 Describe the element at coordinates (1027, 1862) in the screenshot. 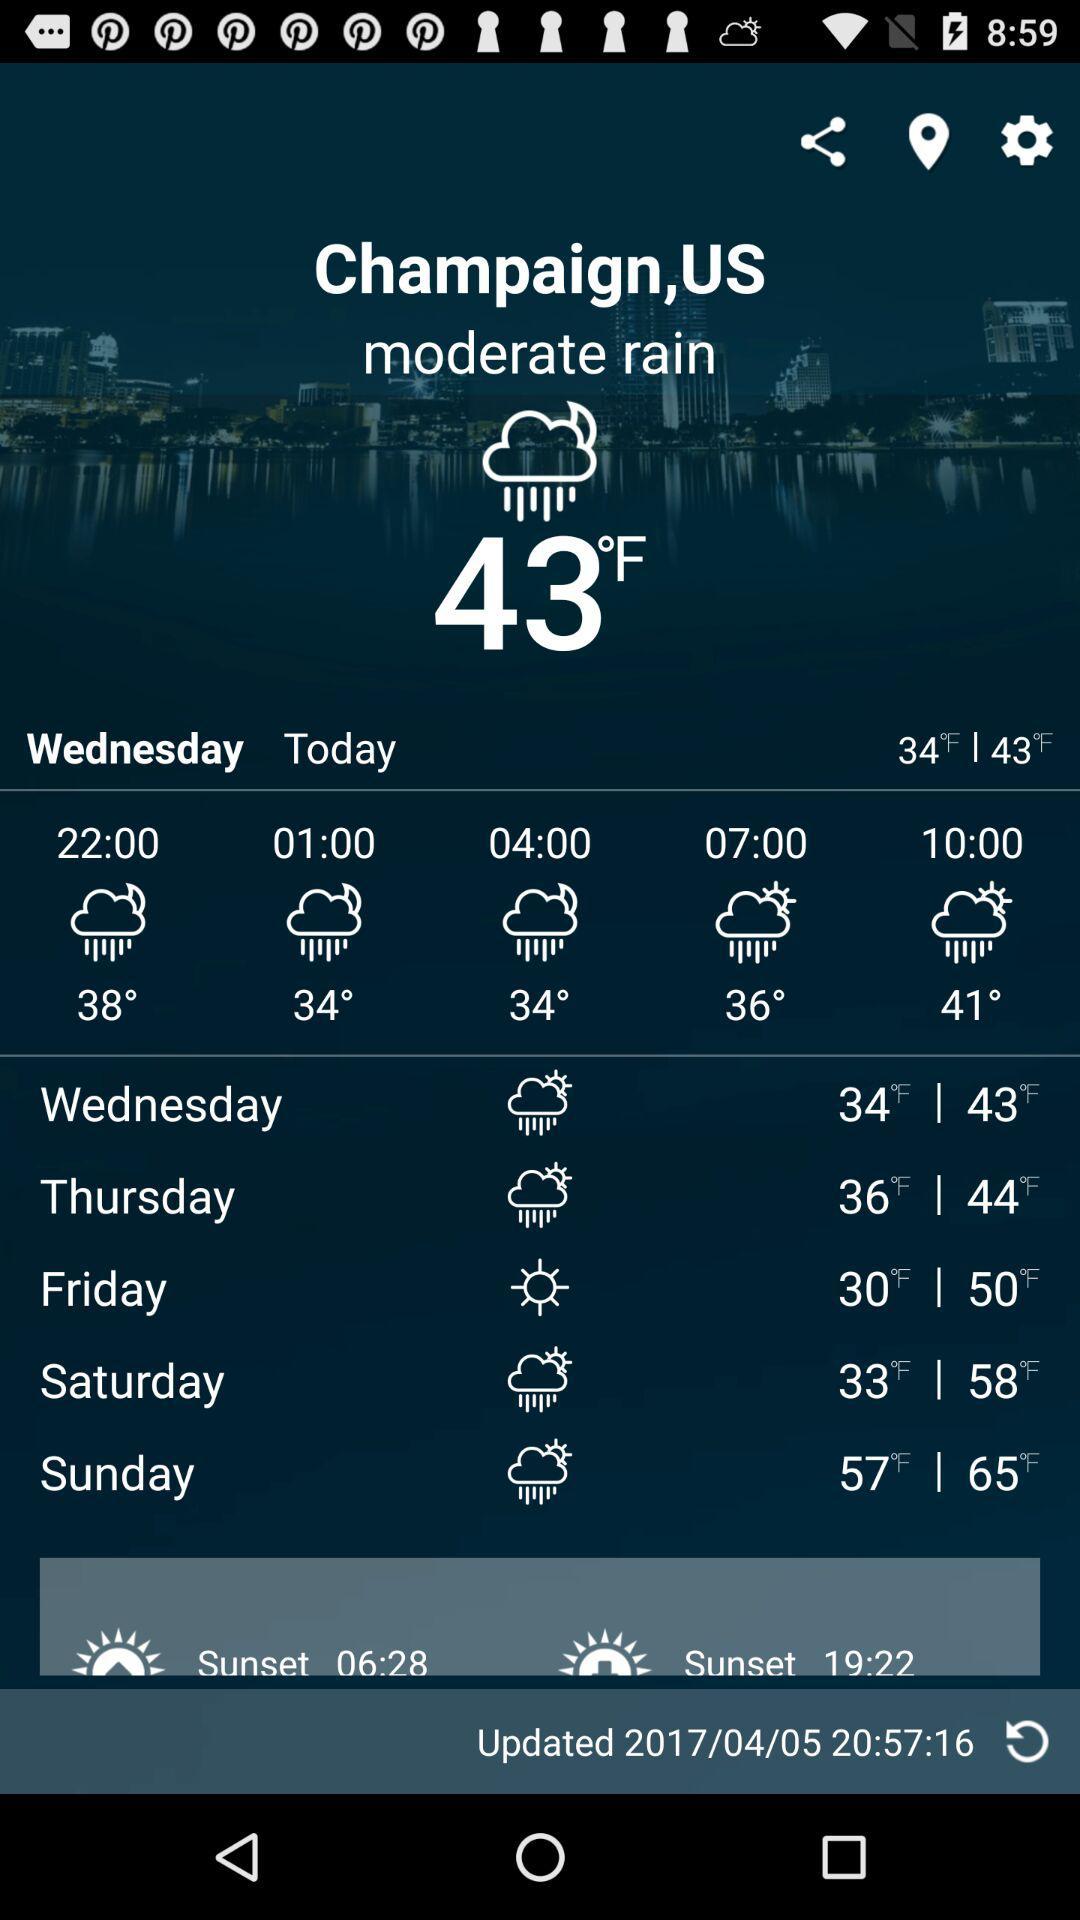

I see `the refresh icon` at that location.